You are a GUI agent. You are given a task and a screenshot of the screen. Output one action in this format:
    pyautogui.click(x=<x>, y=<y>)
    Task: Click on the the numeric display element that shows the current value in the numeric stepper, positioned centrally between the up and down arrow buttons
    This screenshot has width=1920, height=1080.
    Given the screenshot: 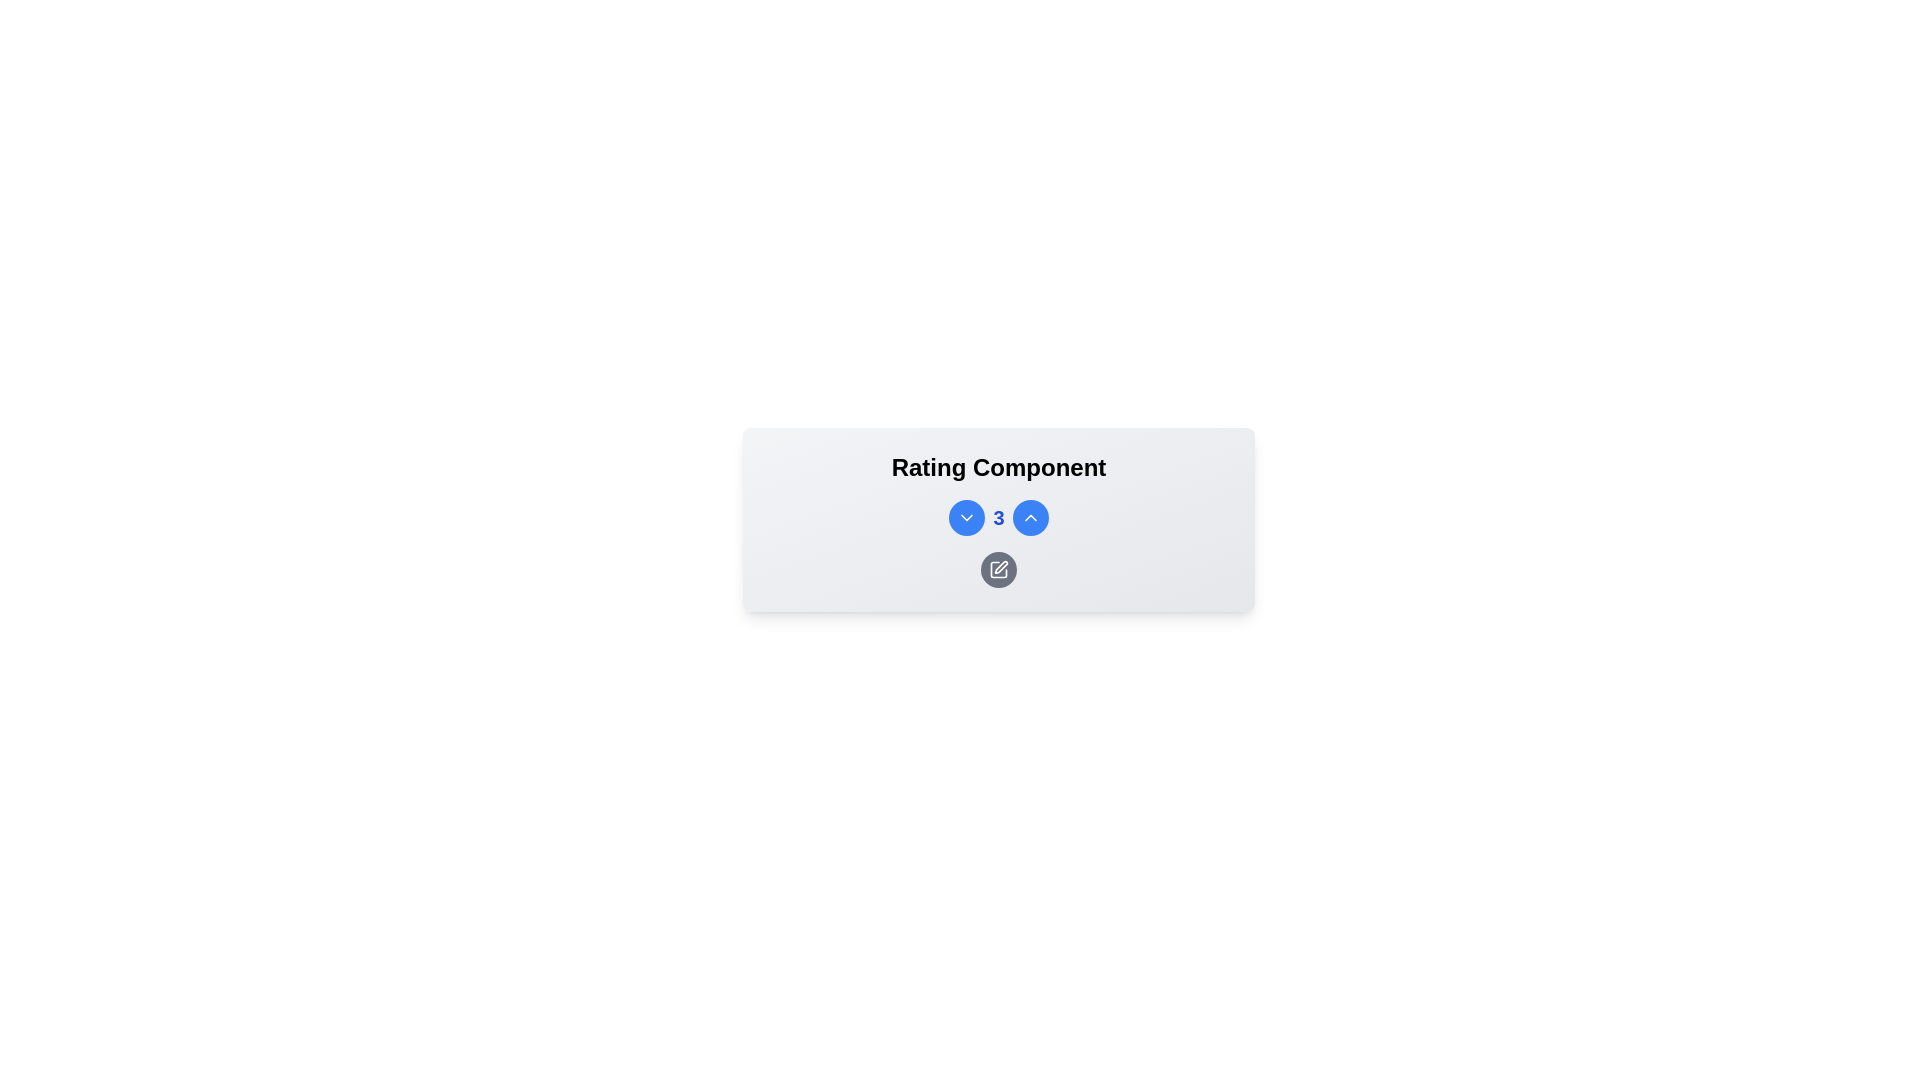 What is the action you would take?
    pyautogui.click(x=998, y=516)
    